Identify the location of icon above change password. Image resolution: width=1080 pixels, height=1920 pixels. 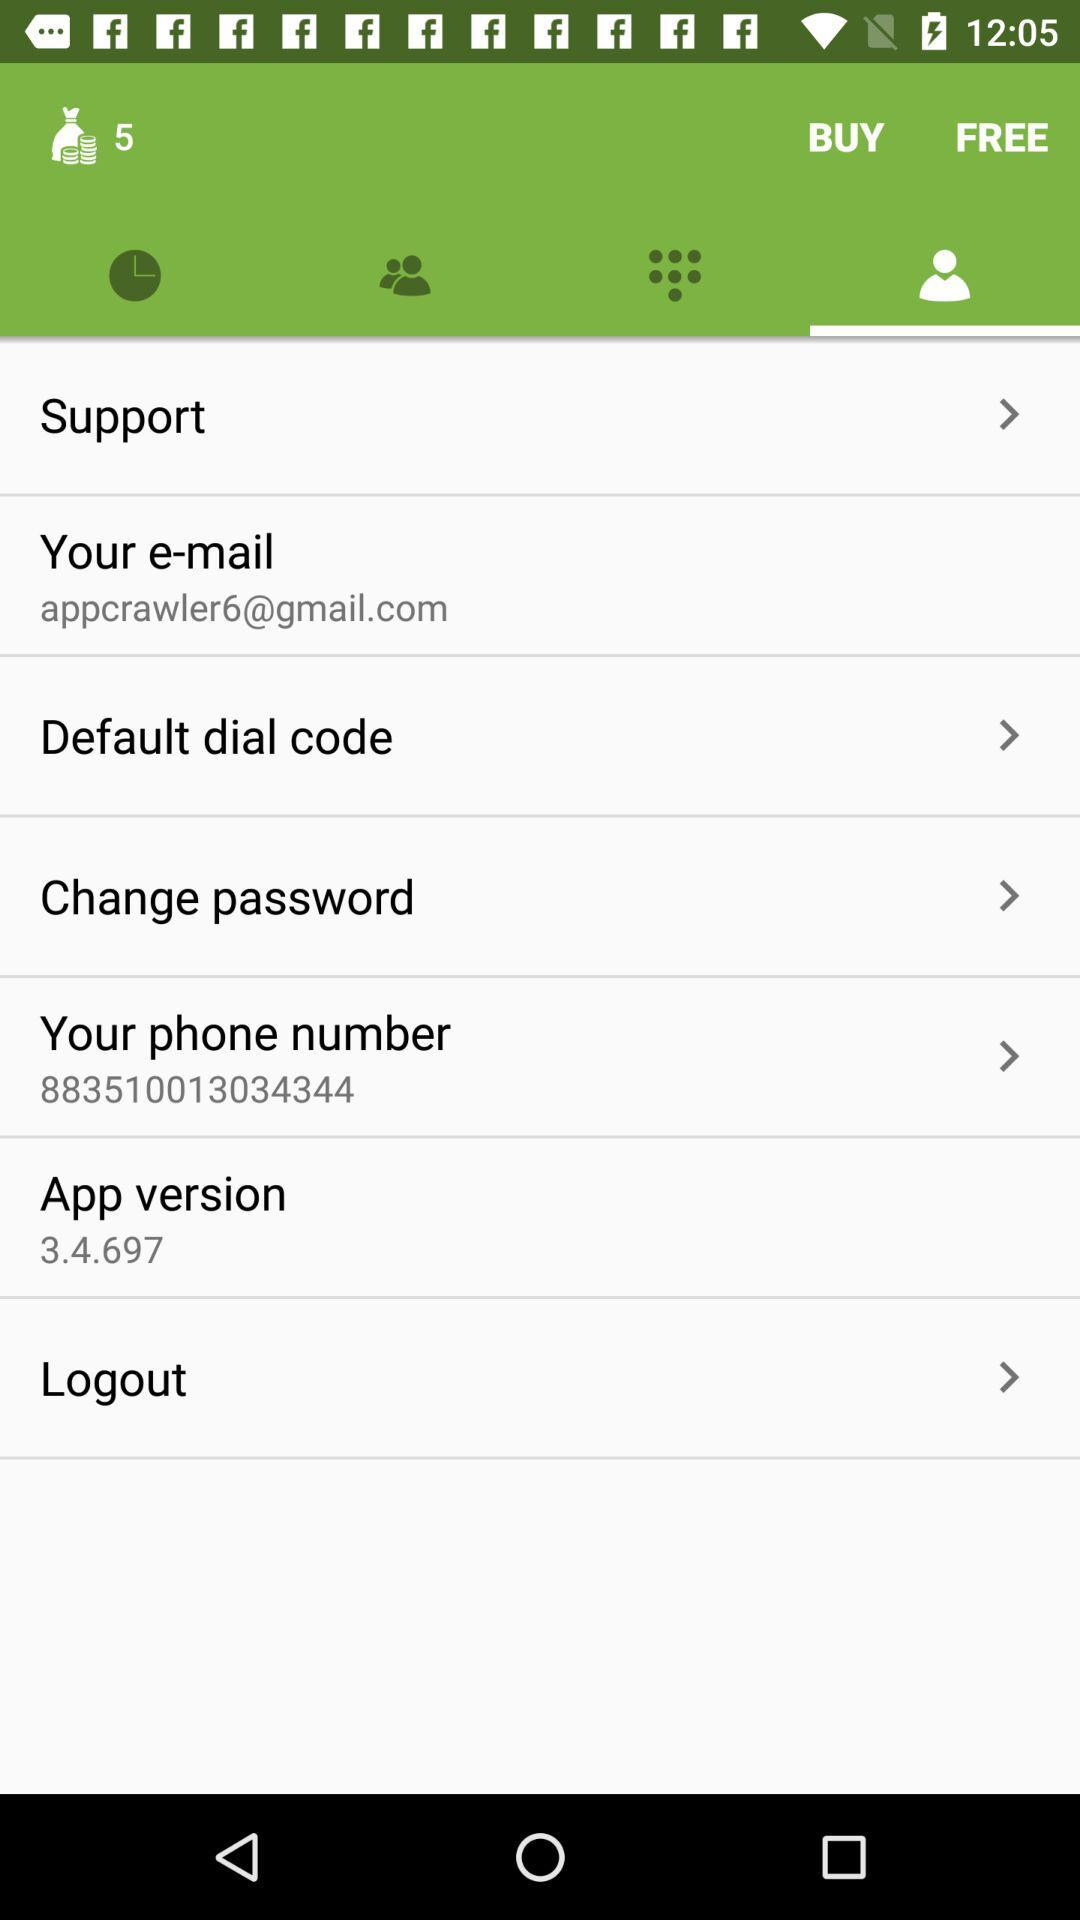
(216, 734).